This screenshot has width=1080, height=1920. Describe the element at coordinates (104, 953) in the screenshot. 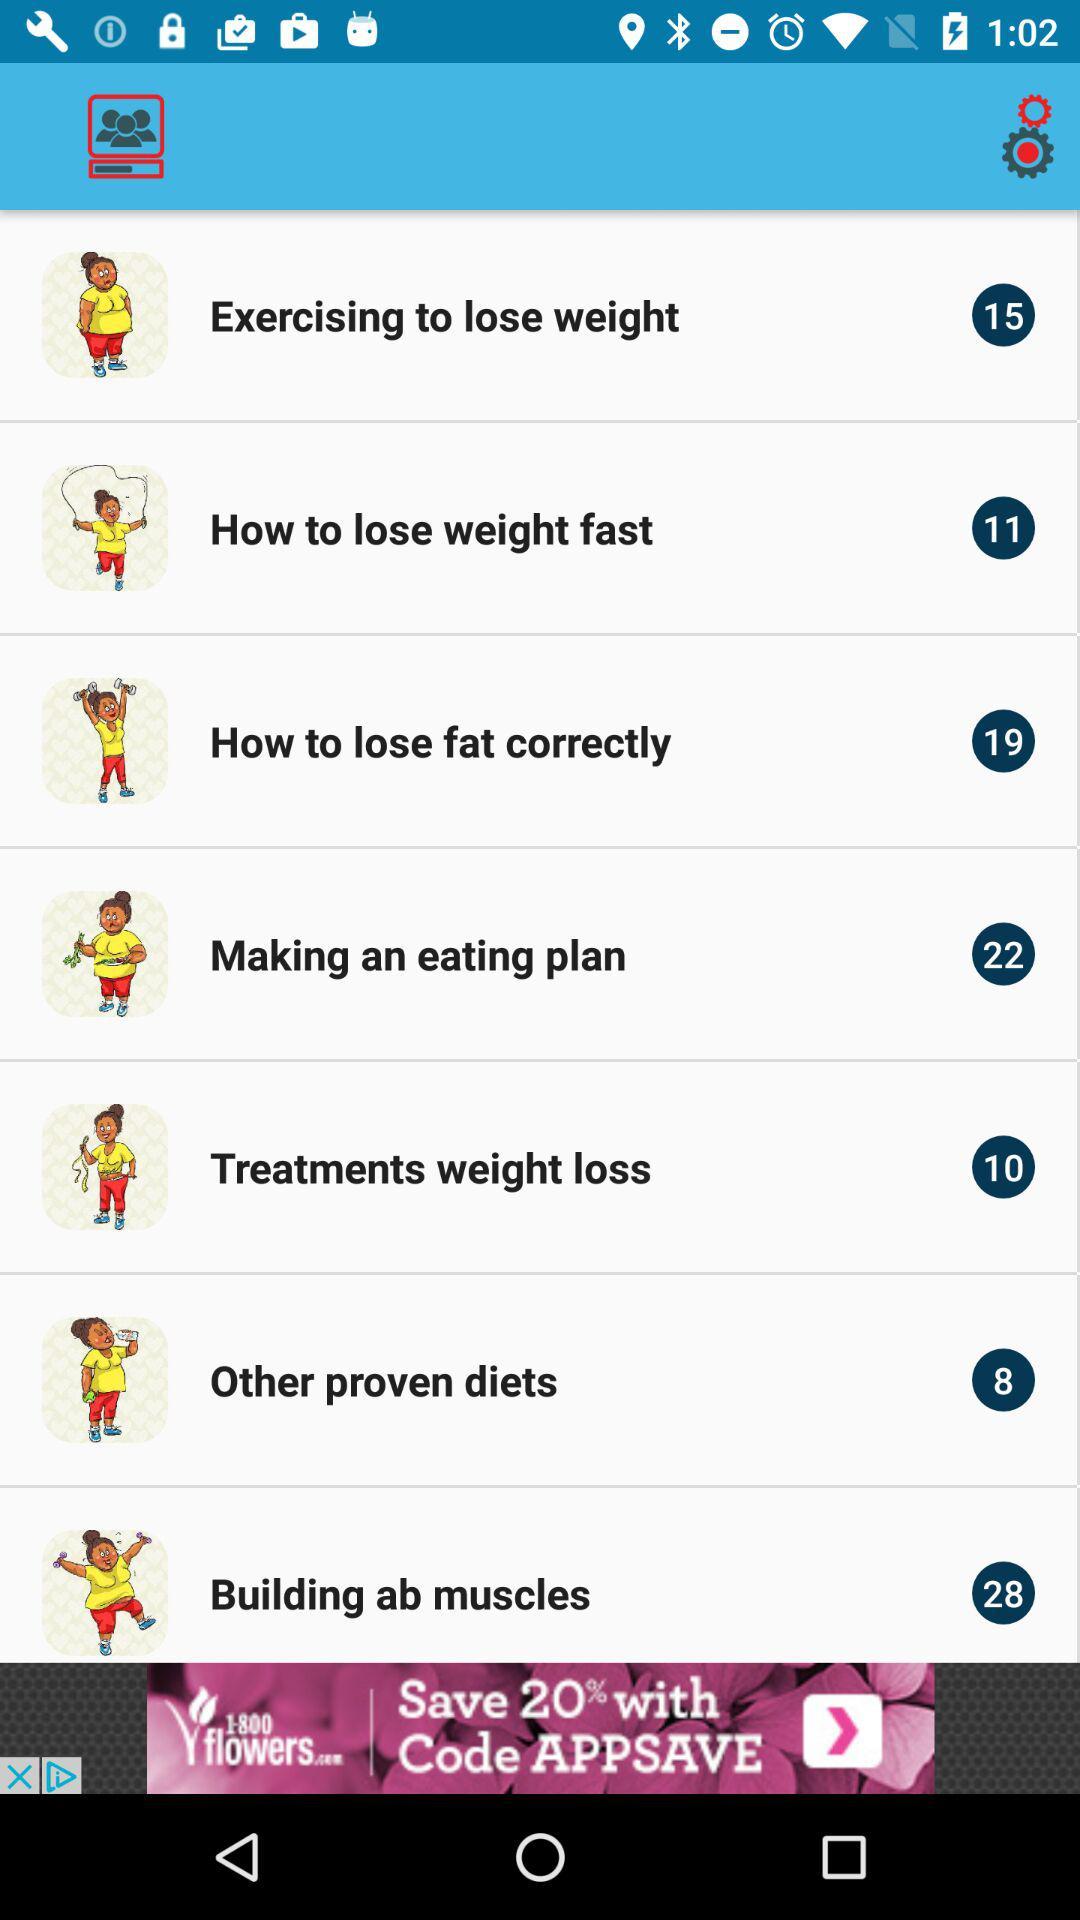

I see `the image to the left of making an eating plan text` at that location.